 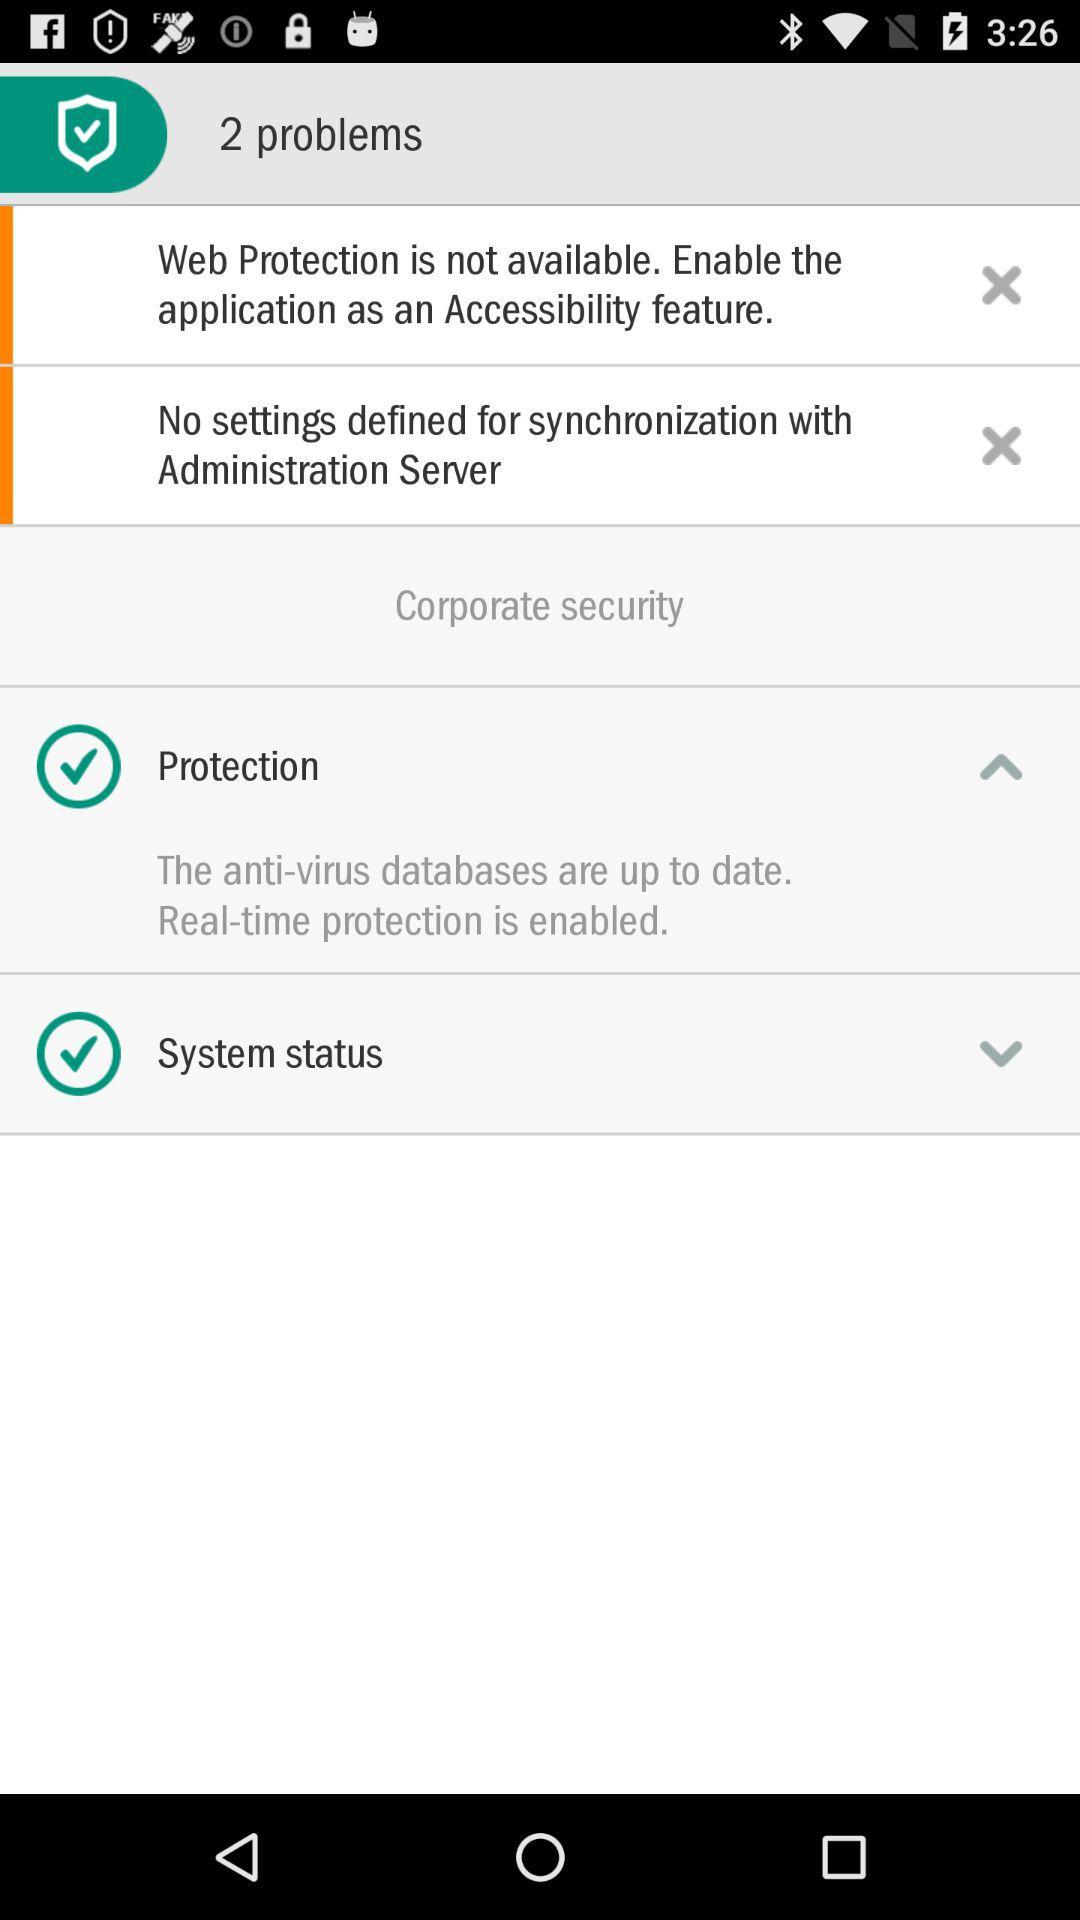 I want to click on notification, so click(x=1001, y=444).